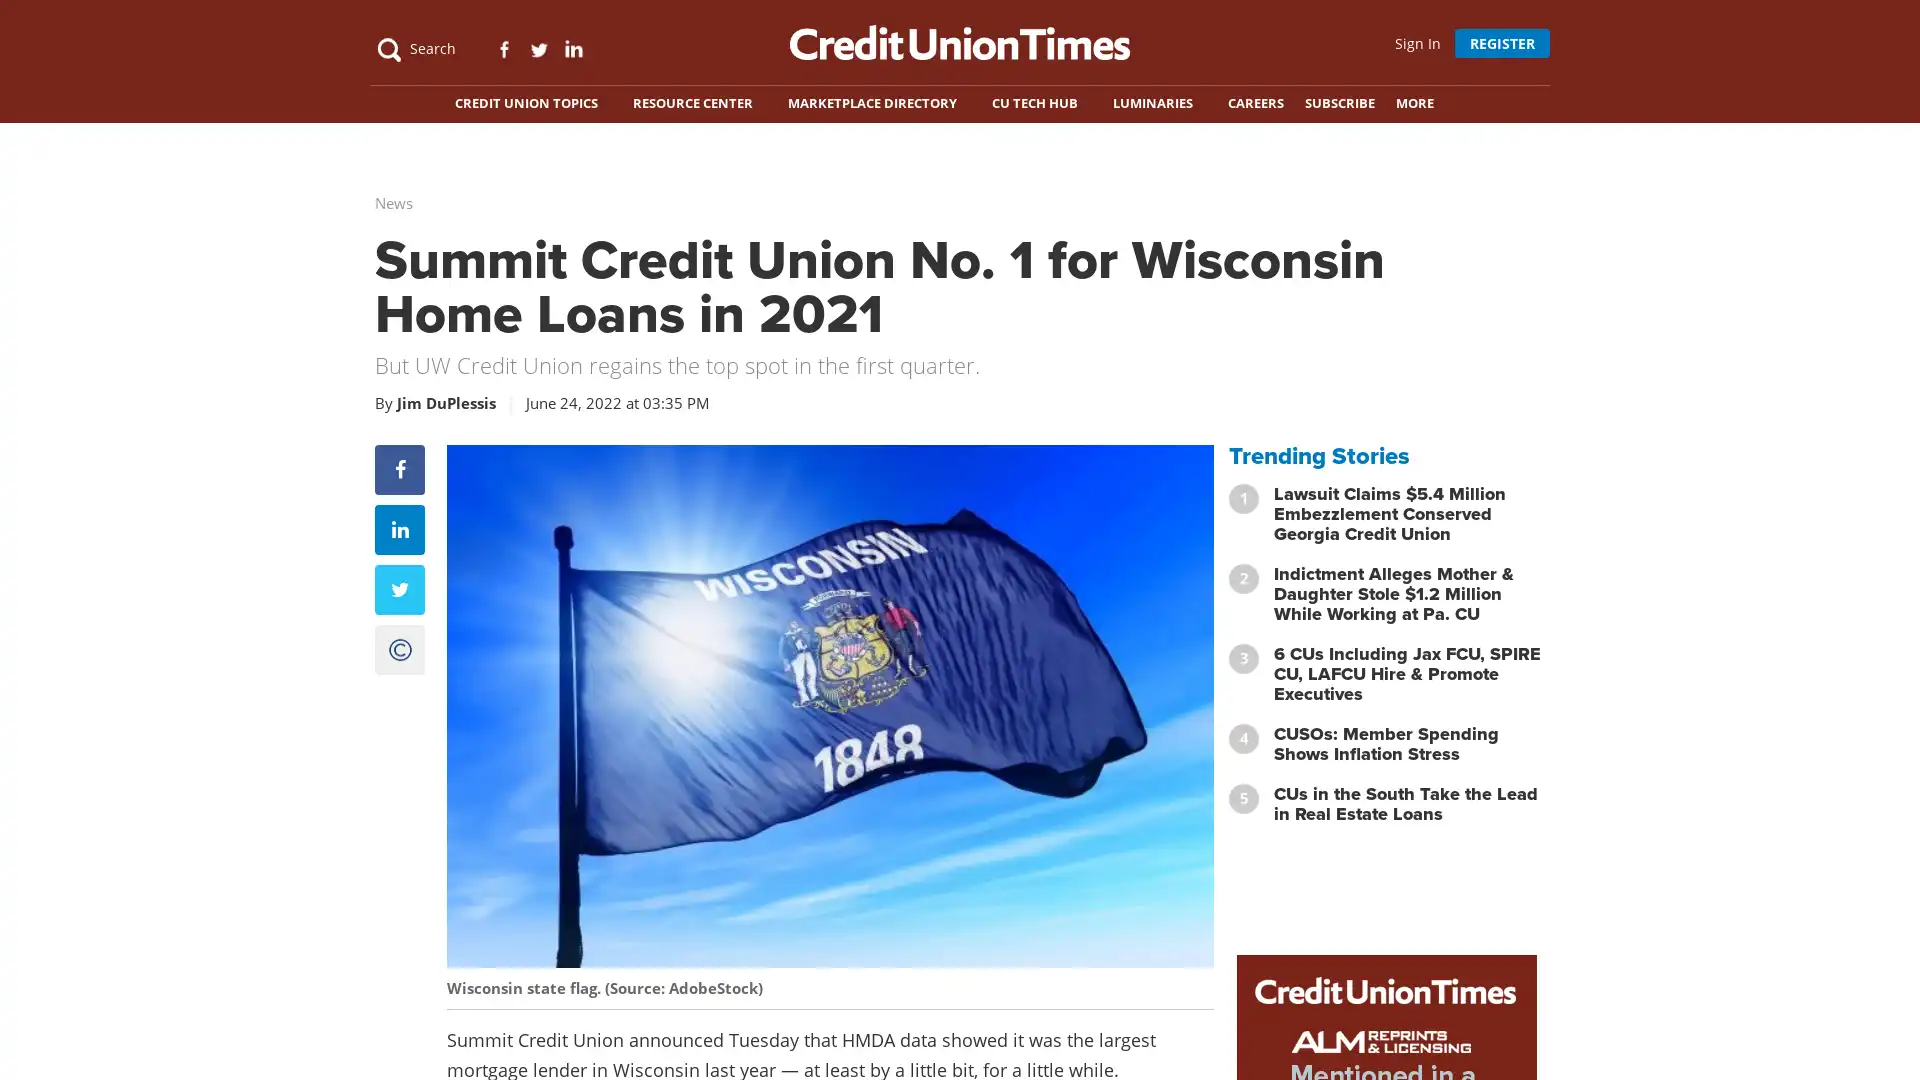  I want to click on Share on Twitter, so click(399, 668).